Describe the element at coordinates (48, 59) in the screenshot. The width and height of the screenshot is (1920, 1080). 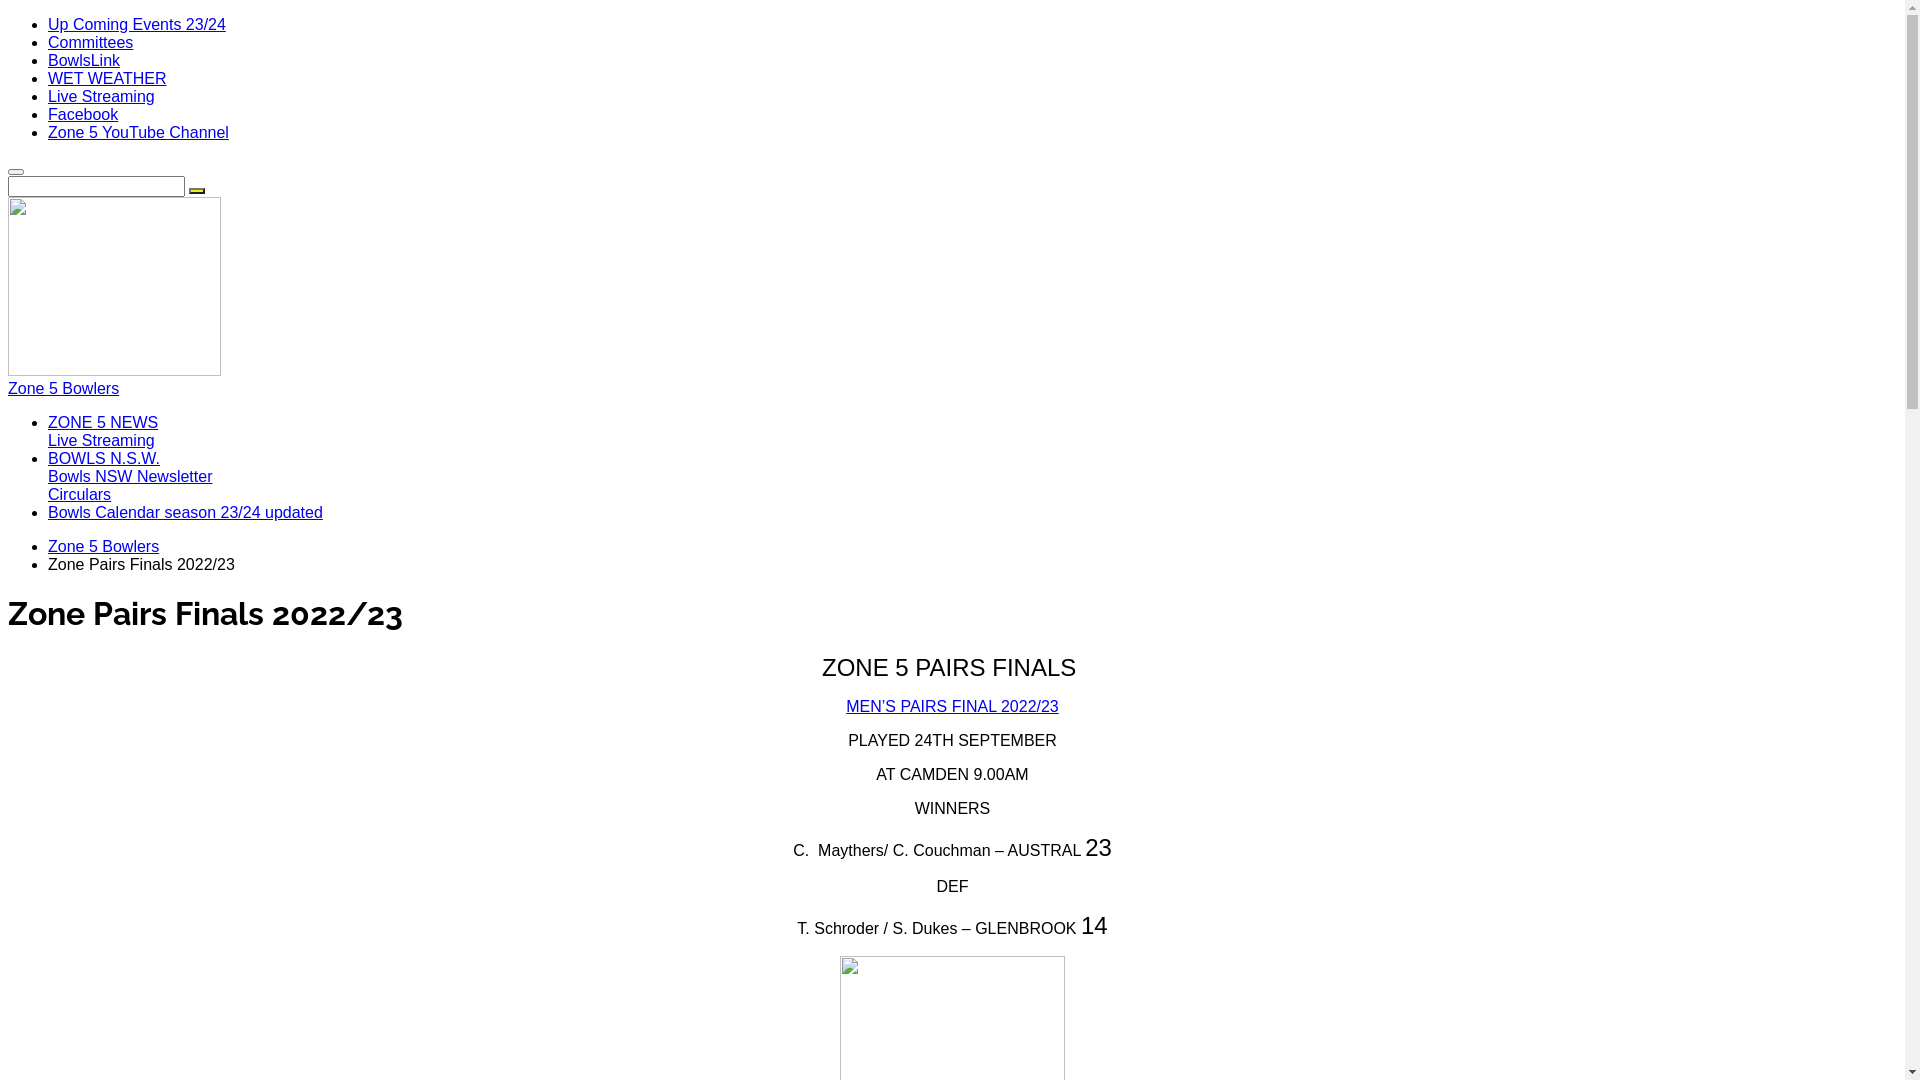
I see `'BowlsLink'` at that location.